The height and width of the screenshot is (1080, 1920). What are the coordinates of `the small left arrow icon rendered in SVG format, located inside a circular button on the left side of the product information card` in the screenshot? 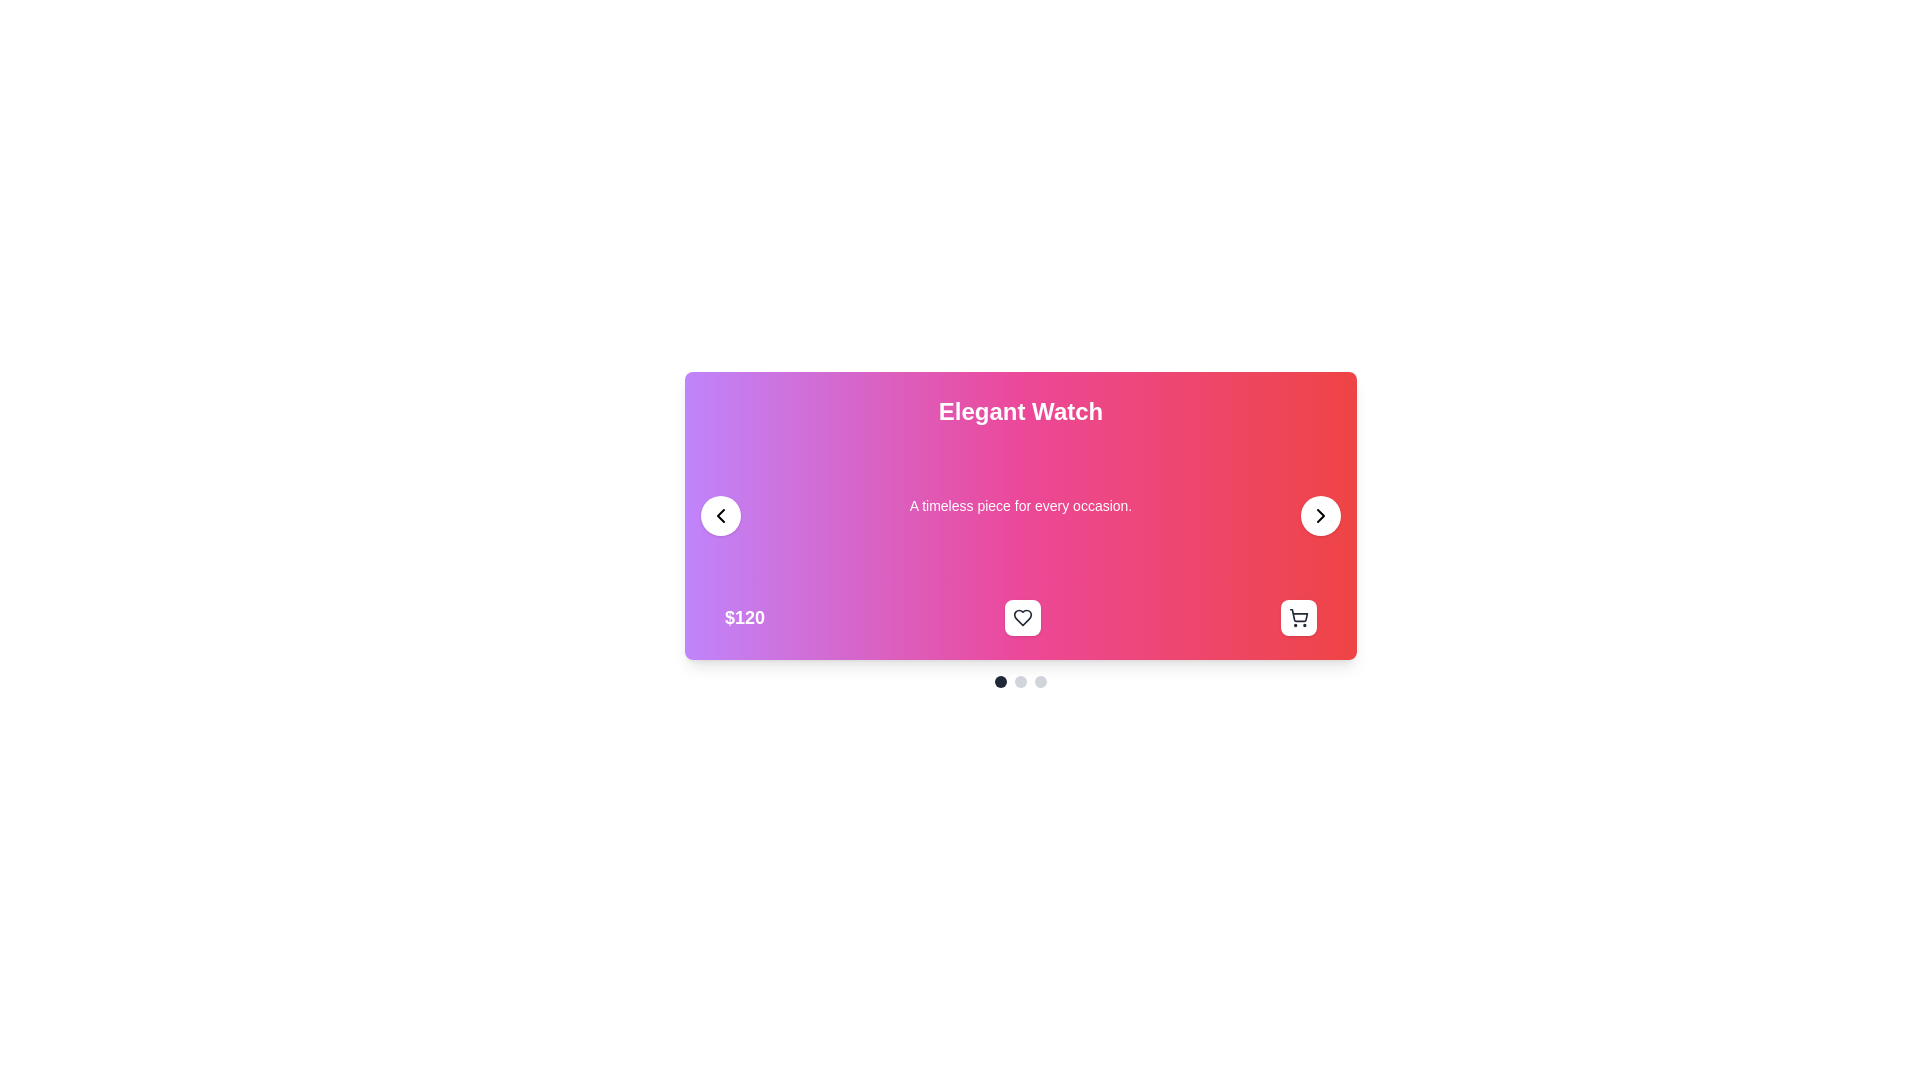 It's located at (720, 515).